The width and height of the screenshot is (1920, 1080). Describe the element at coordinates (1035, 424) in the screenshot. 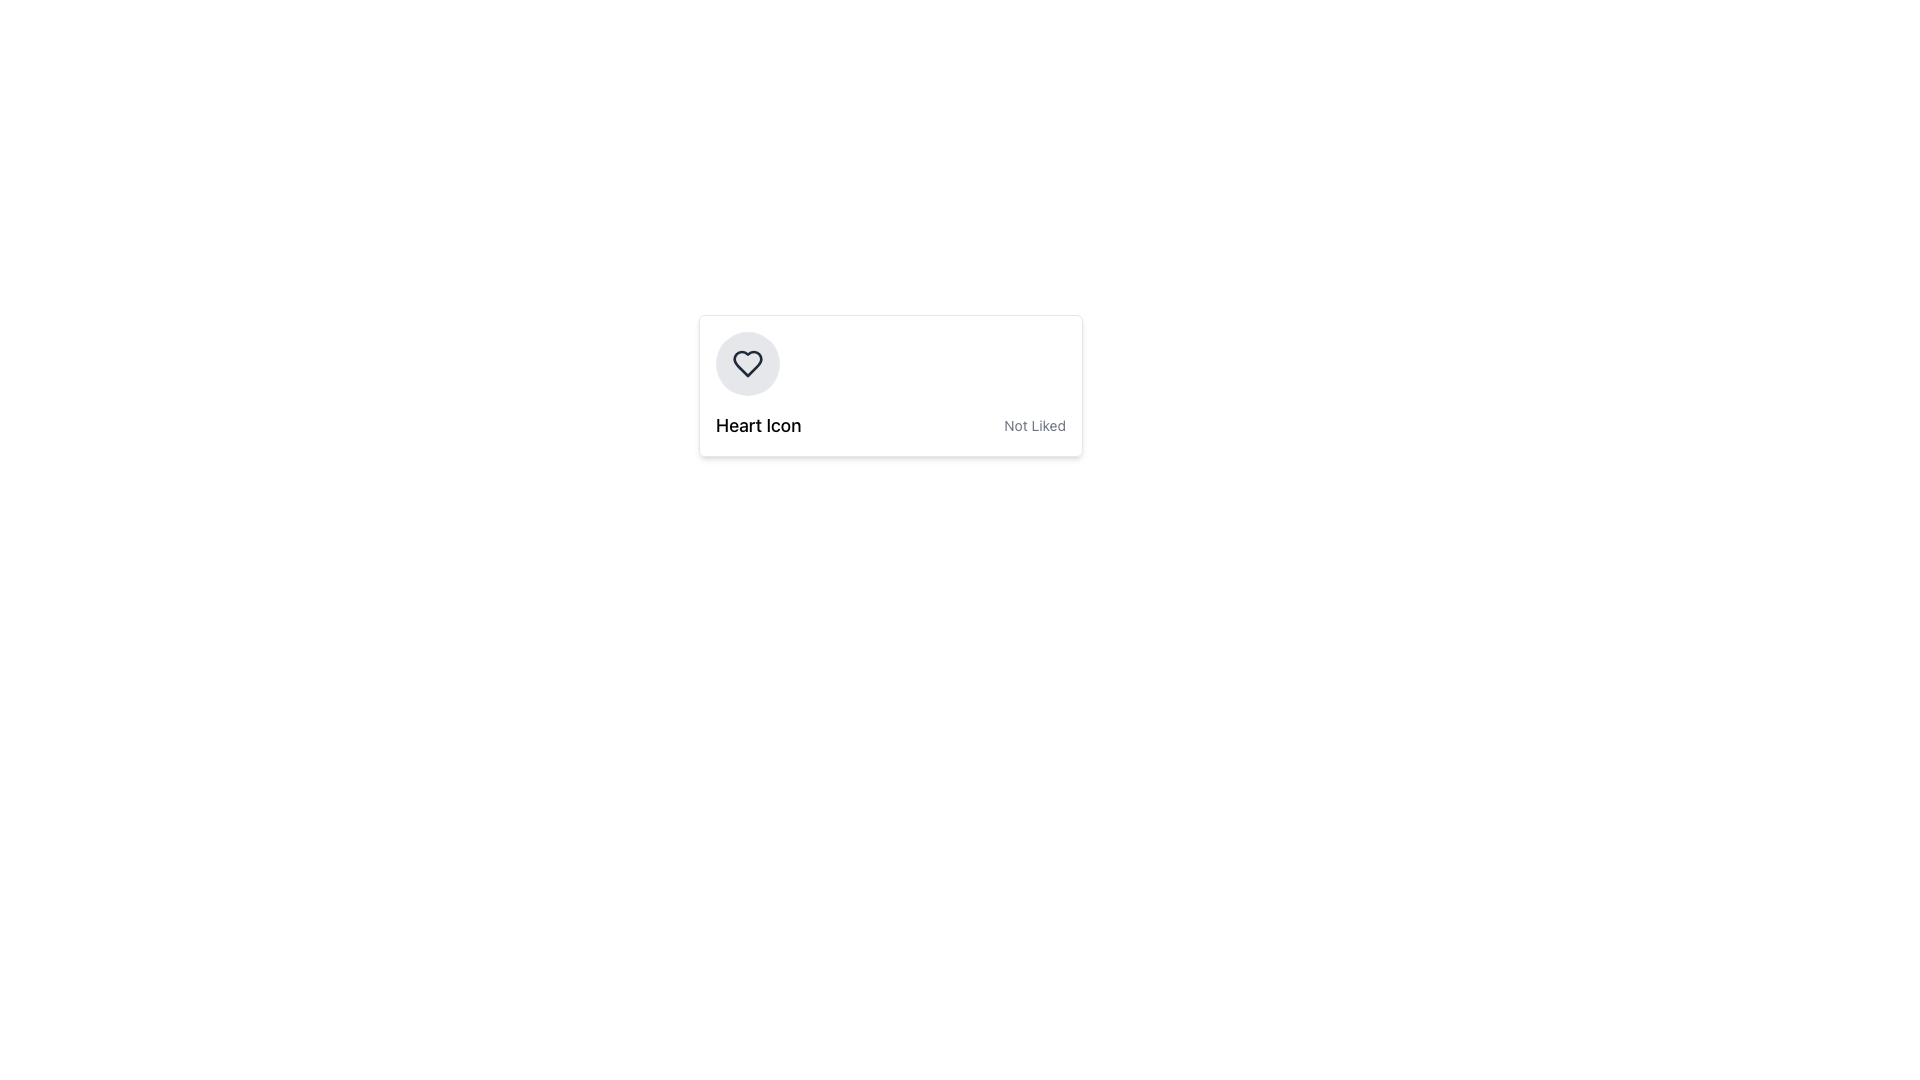

I see `the text label displaying 'Not Liked', which is aligned to the right of the 'Heart Icon'` at that location.